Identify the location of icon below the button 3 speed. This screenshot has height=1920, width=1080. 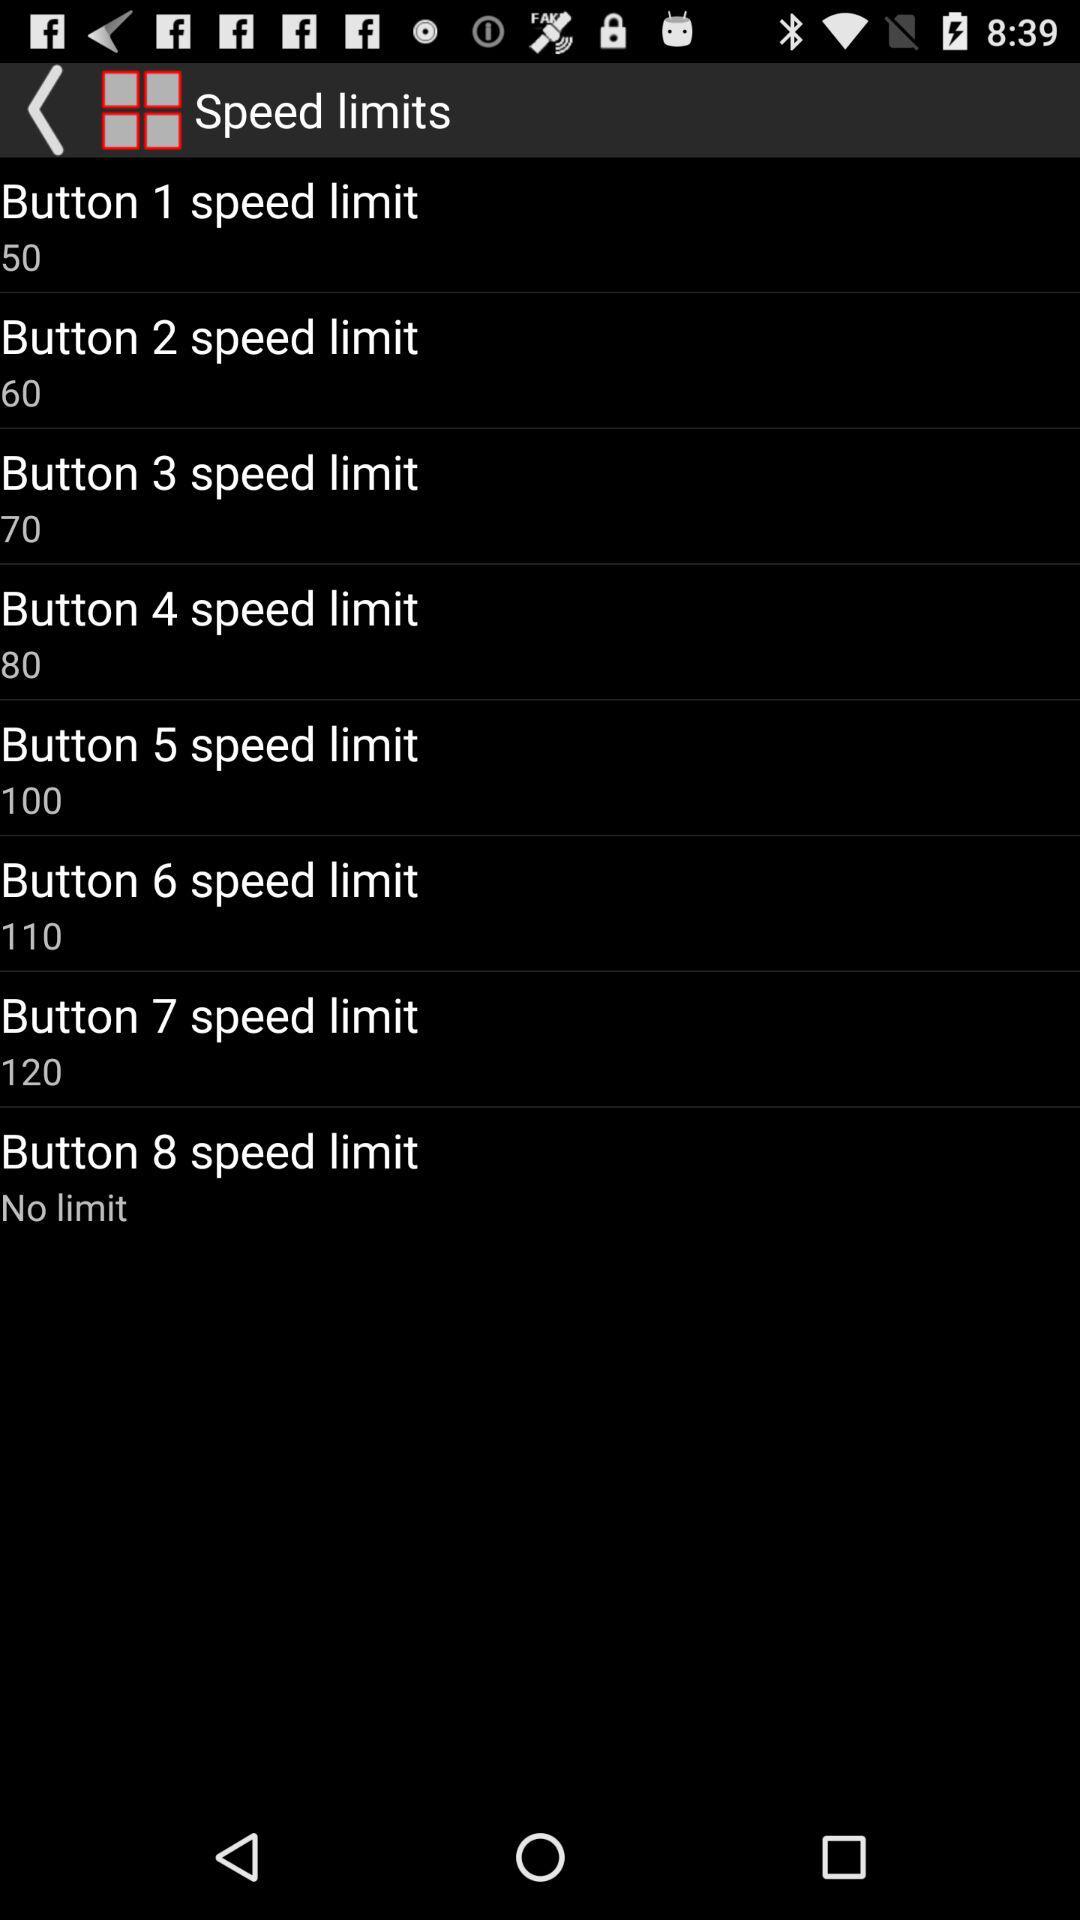
(20, 528).